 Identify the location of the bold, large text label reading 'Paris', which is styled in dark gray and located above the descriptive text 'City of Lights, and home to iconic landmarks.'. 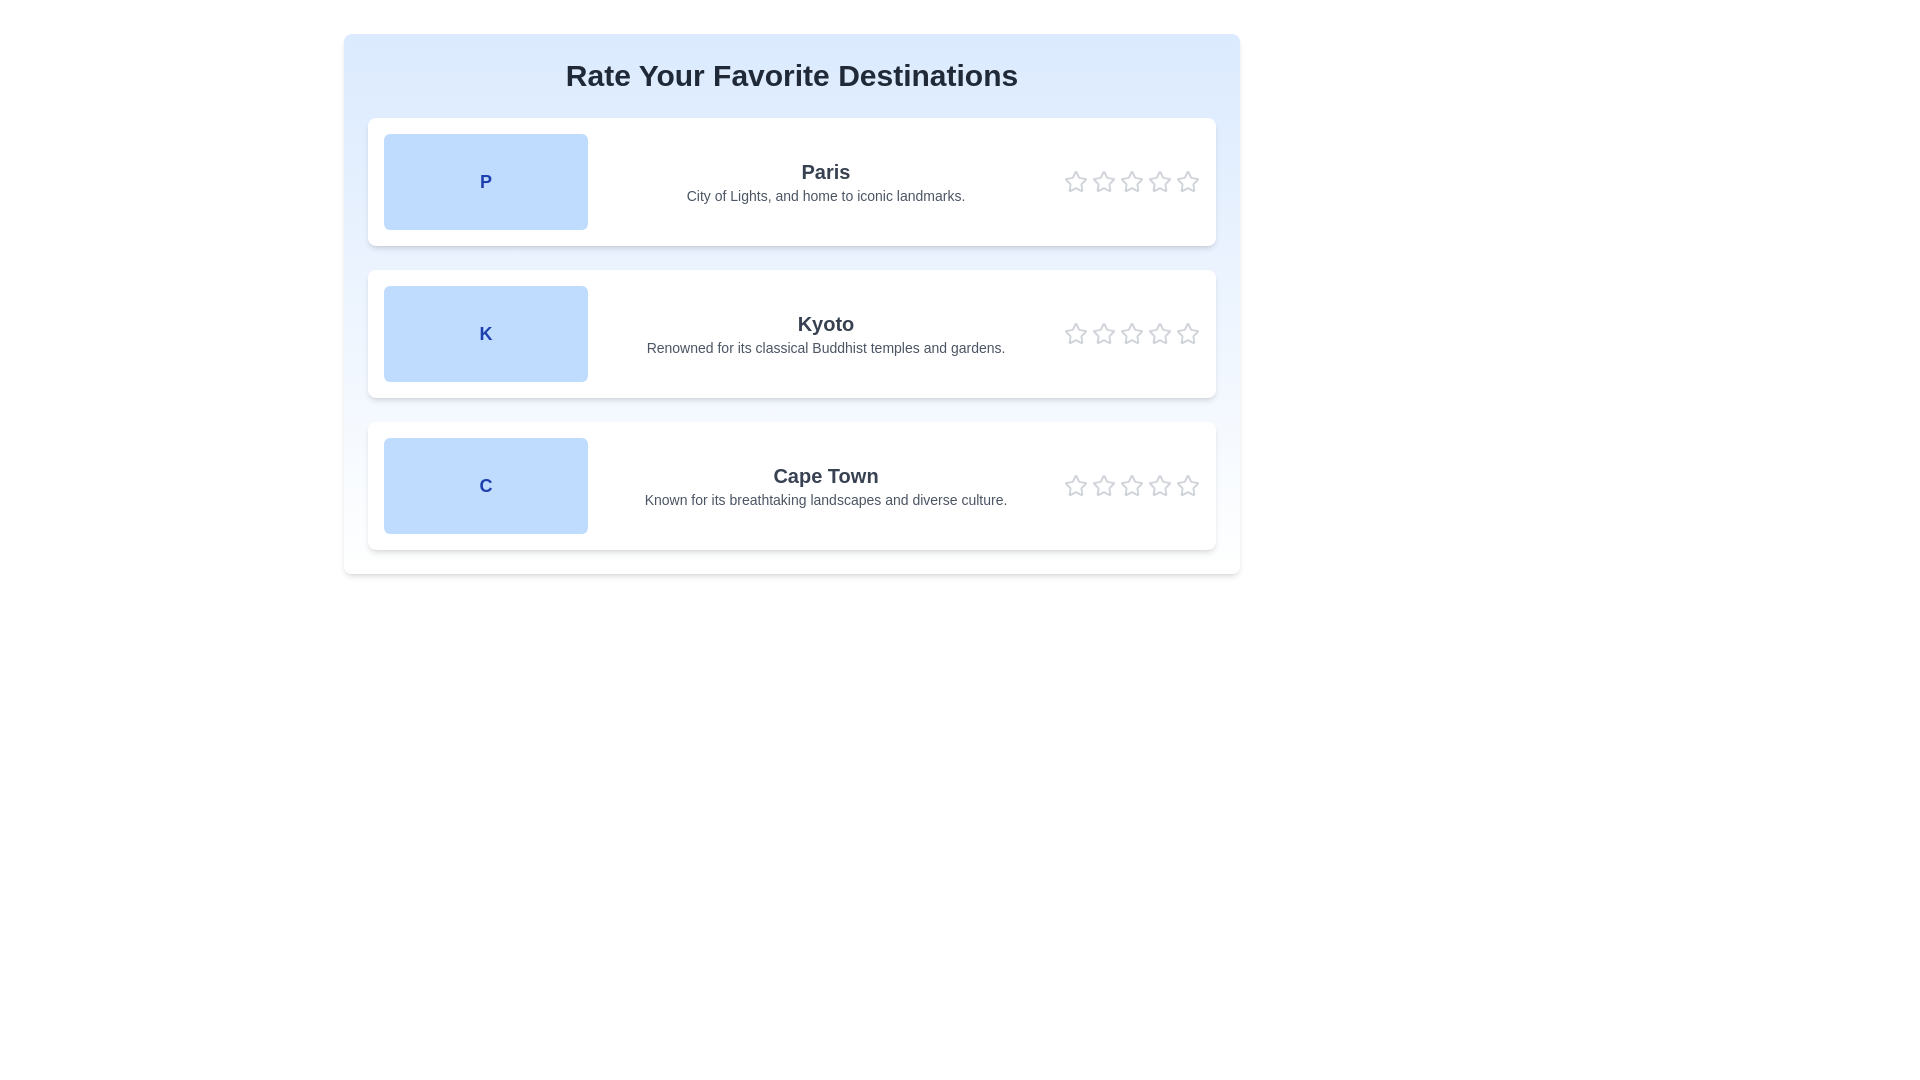
(825, 171).